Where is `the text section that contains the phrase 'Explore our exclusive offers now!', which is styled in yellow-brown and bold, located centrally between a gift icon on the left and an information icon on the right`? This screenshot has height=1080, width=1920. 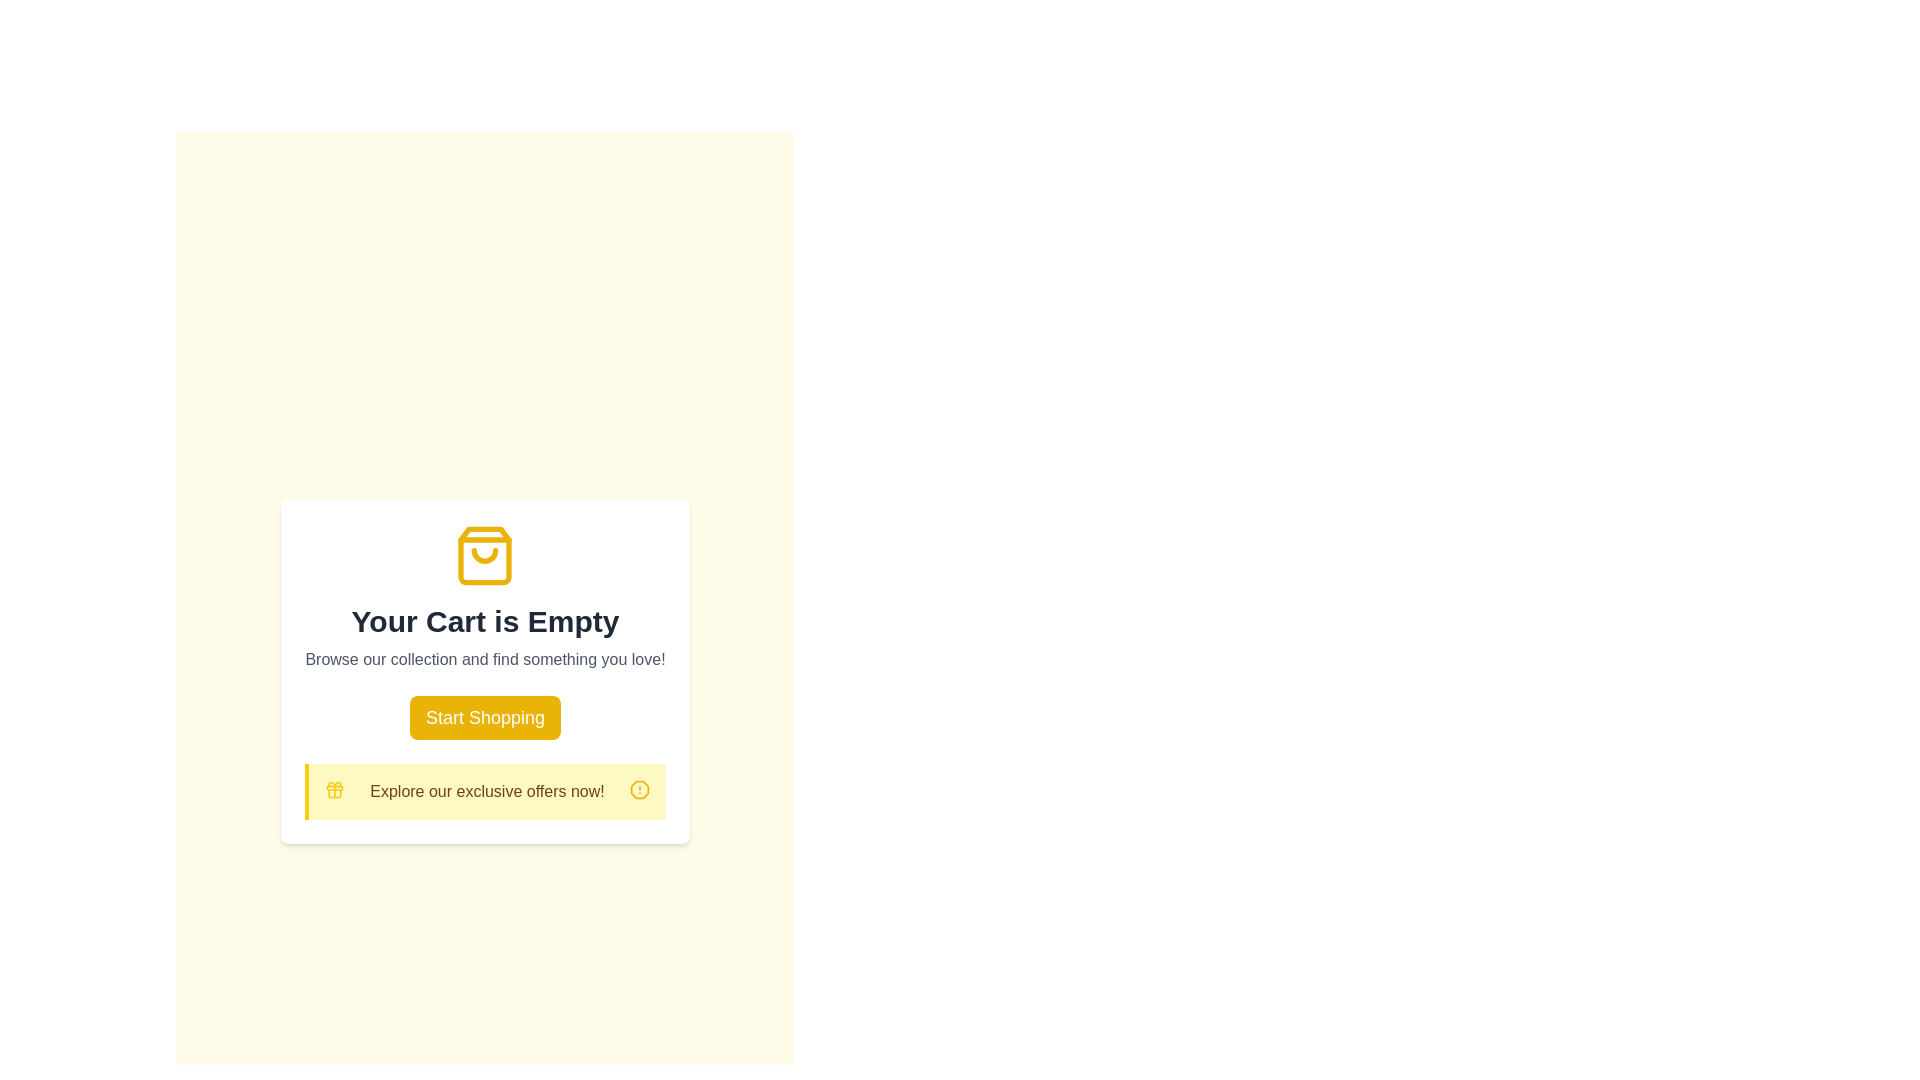 the text section that contains the phrase 'Explore our exclusive offers now!', which is styled in yellow-brown and bold, located centrally between a gift icon on the left and an information icon on the right is located at coordinates (487, 790).